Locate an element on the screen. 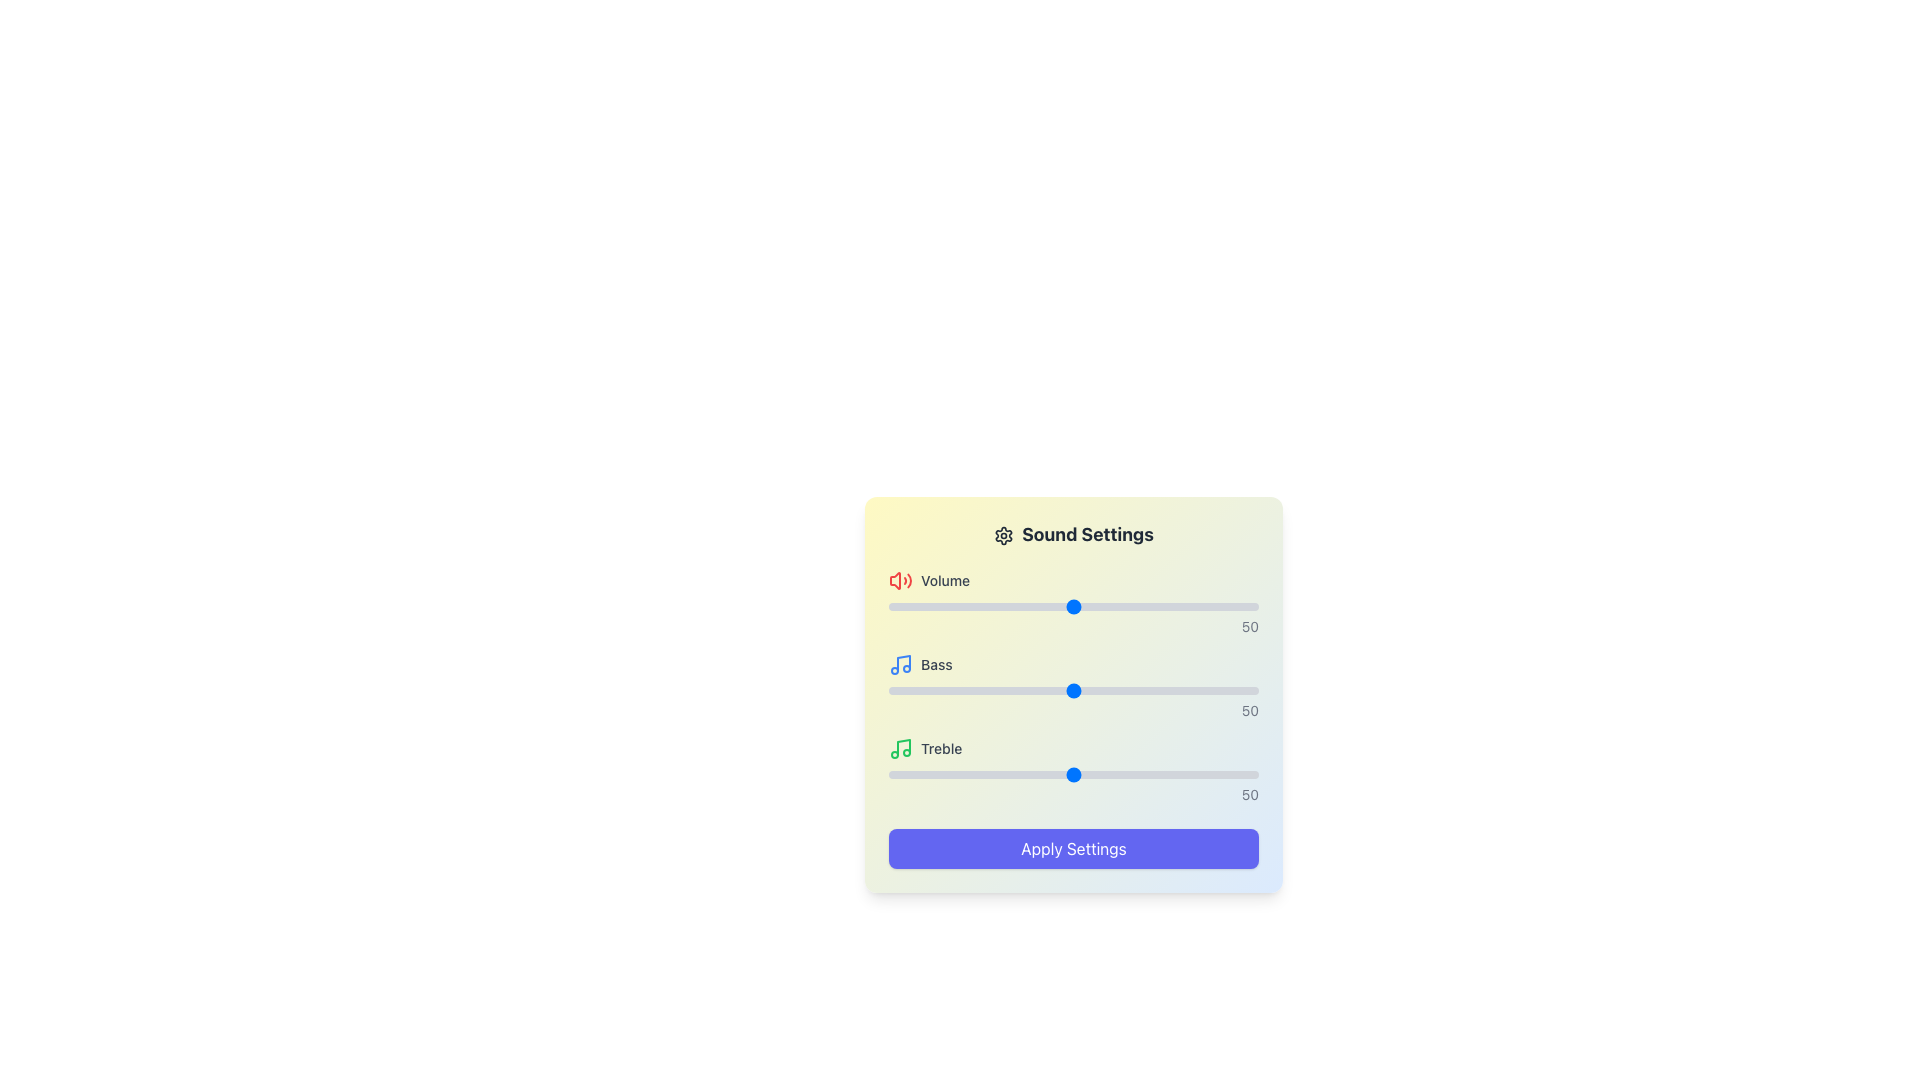 Image resolution: width=1920 pixels, height=1080 pixels. the bass level is located at coordinates (1170, 689).